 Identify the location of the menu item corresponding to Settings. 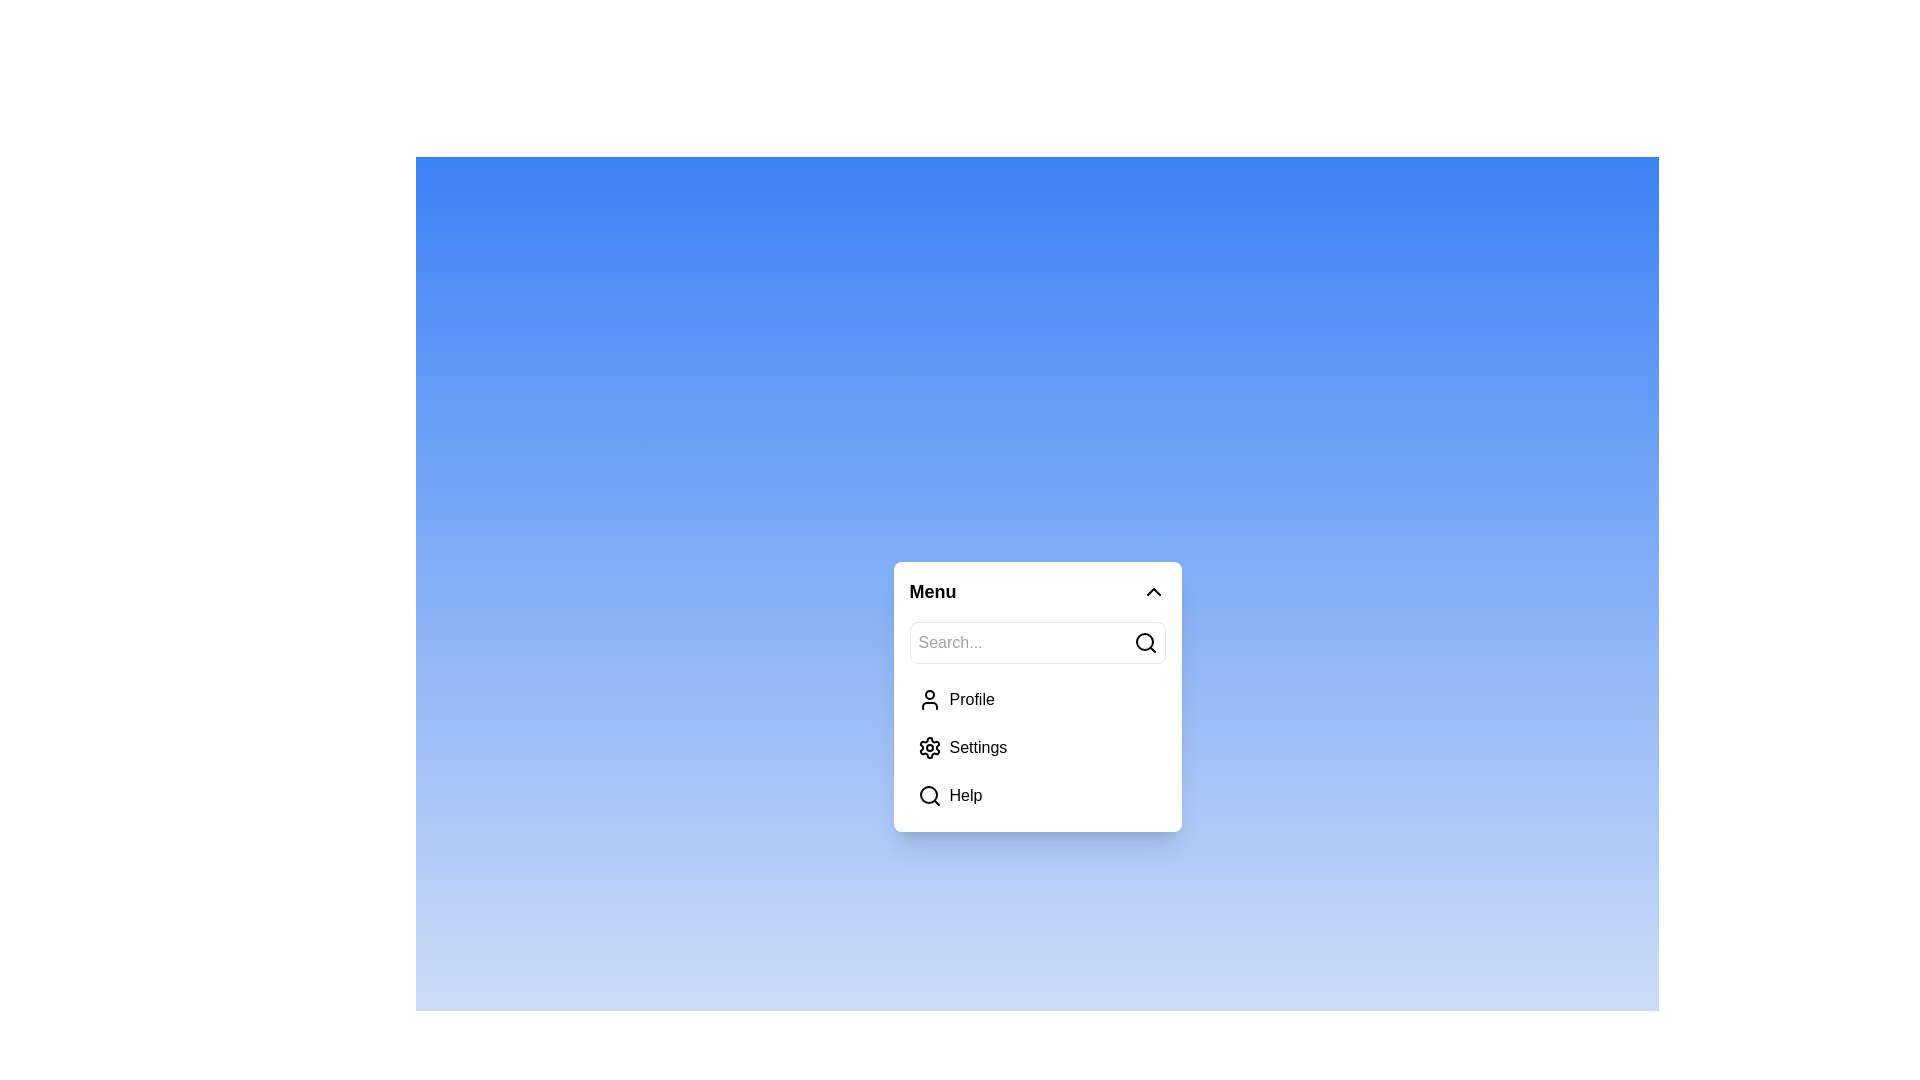
(928, 748).